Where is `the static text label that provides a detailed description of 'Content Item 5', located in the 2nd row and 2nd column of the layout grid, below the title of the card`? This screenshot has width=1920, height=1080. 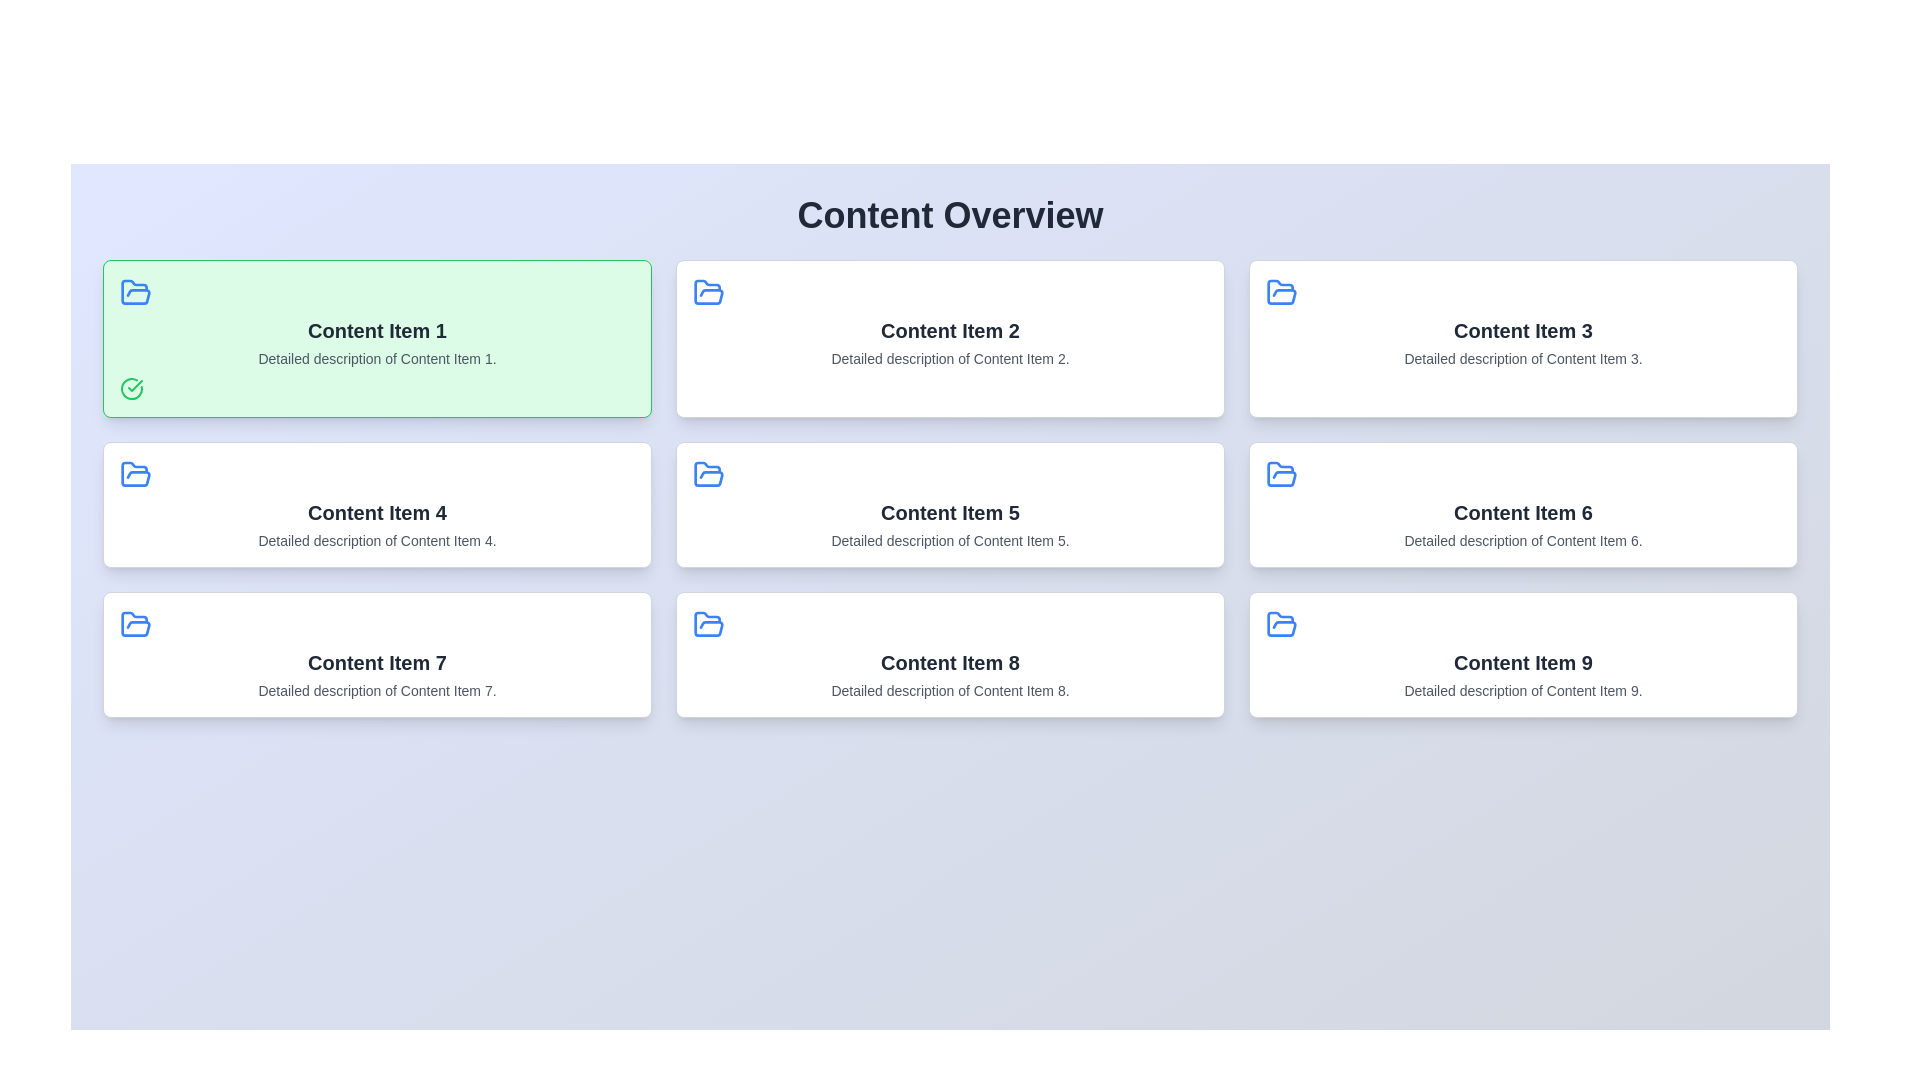 the static text label that provides a detailed description of 'Content Item 5', located in the 2nd row and 2nd column of the layout grid, below the title of the card is located at coordinates (949, 540).